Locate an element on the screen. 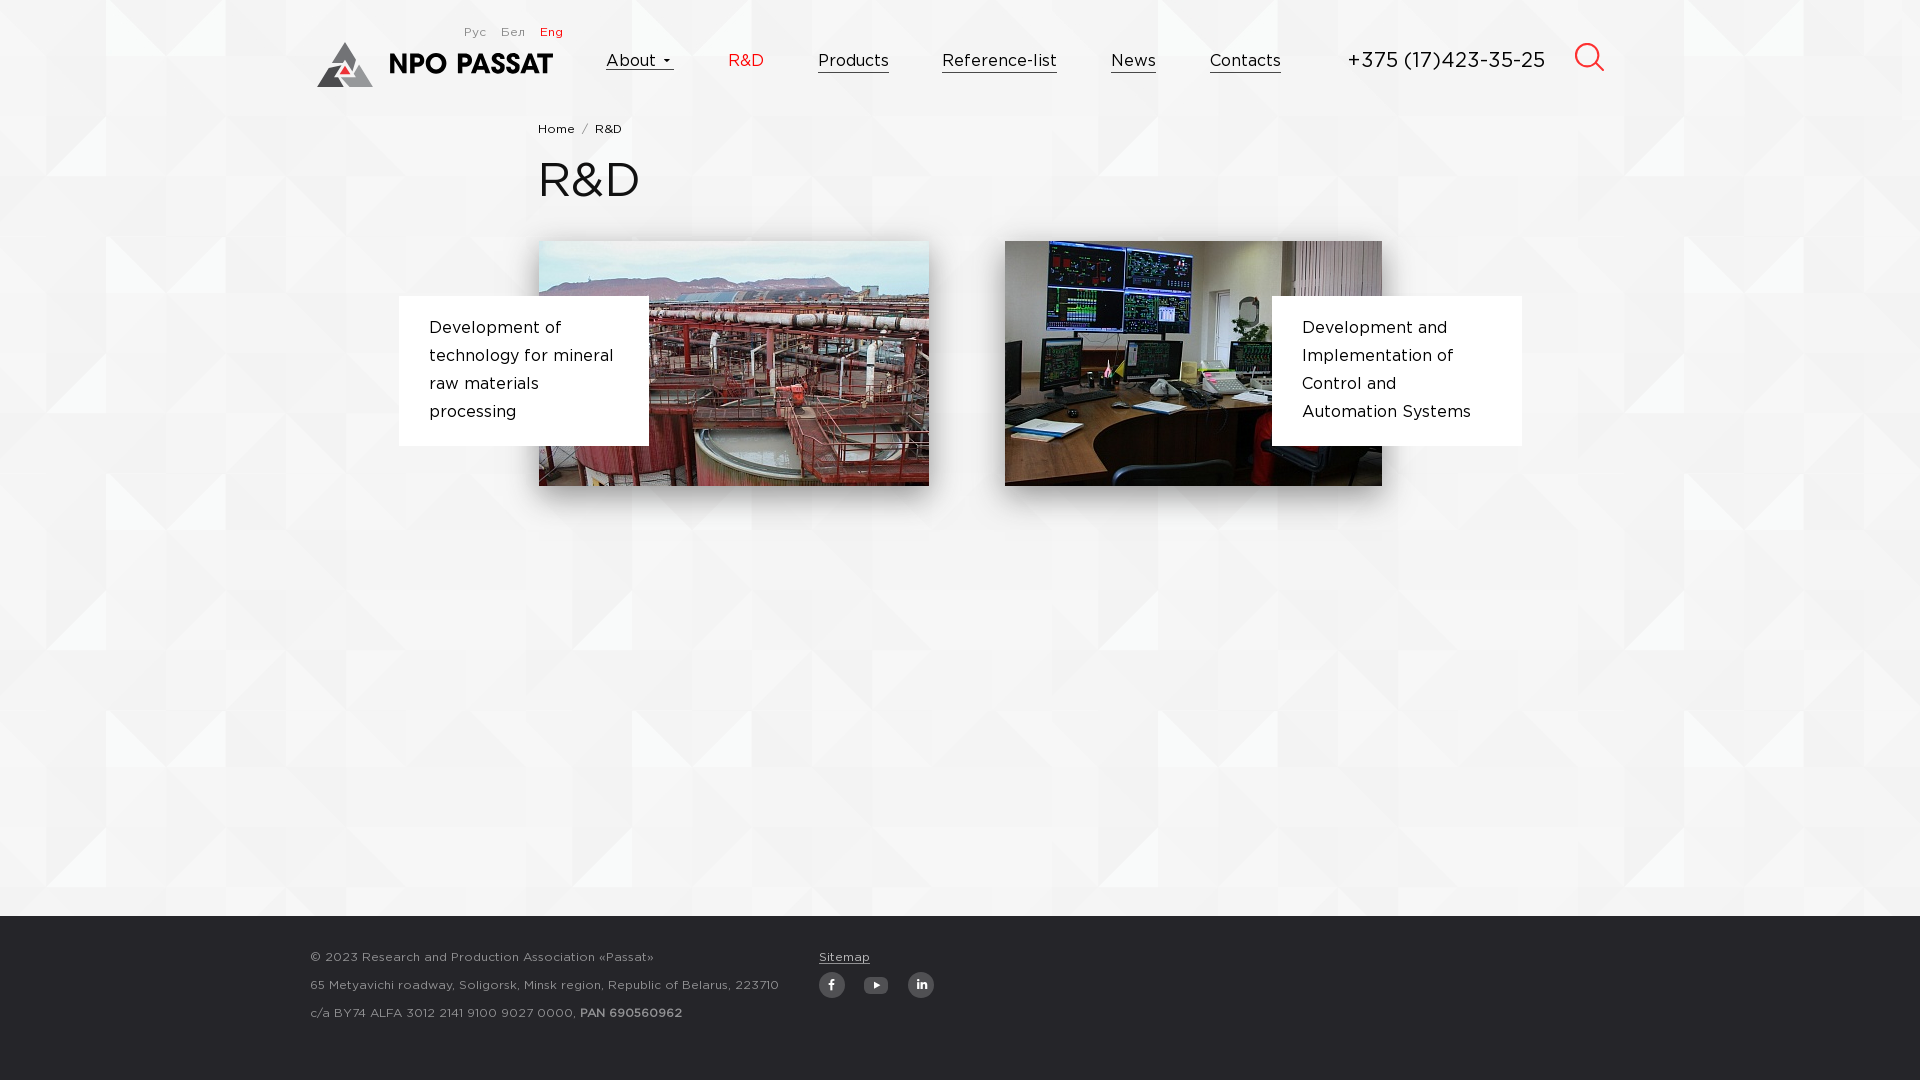 This screenshot has height=1080, width=1920. '+375 (17)423-35-25' is located at coordinates (1446, 60).